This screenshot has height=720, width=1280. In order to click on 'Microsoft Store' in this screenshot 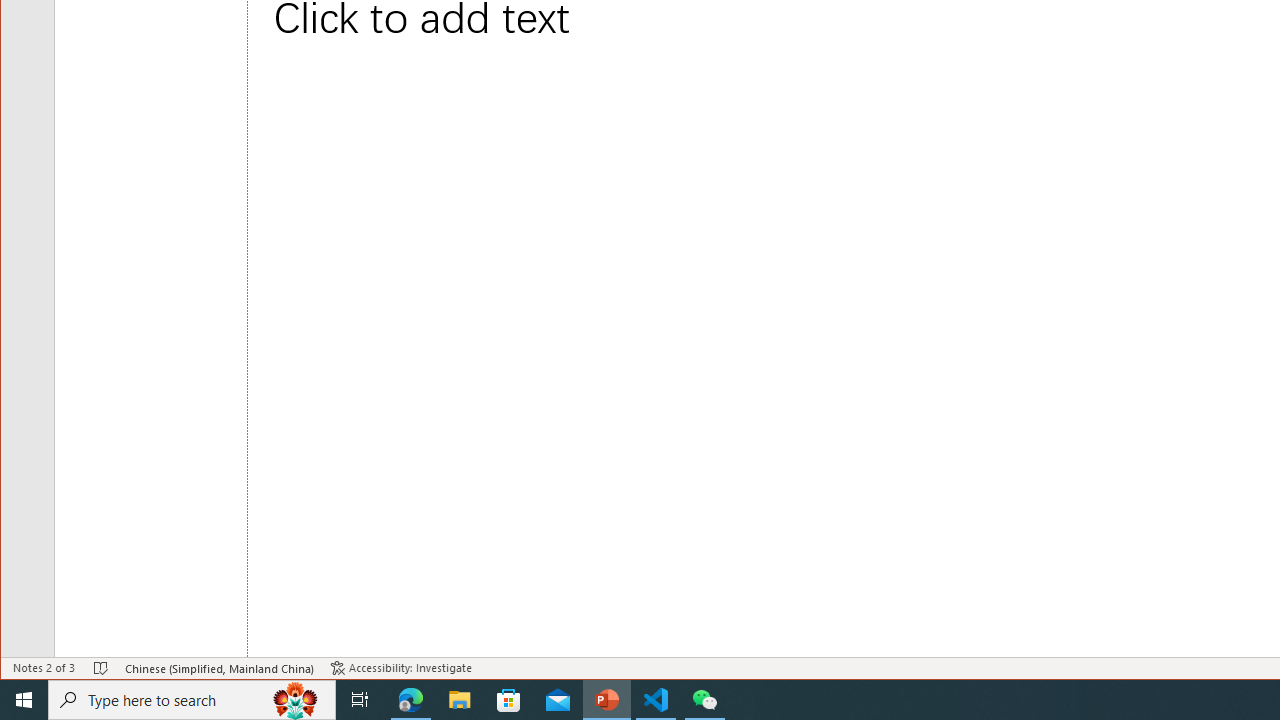, I will do `click(509, 698)`.